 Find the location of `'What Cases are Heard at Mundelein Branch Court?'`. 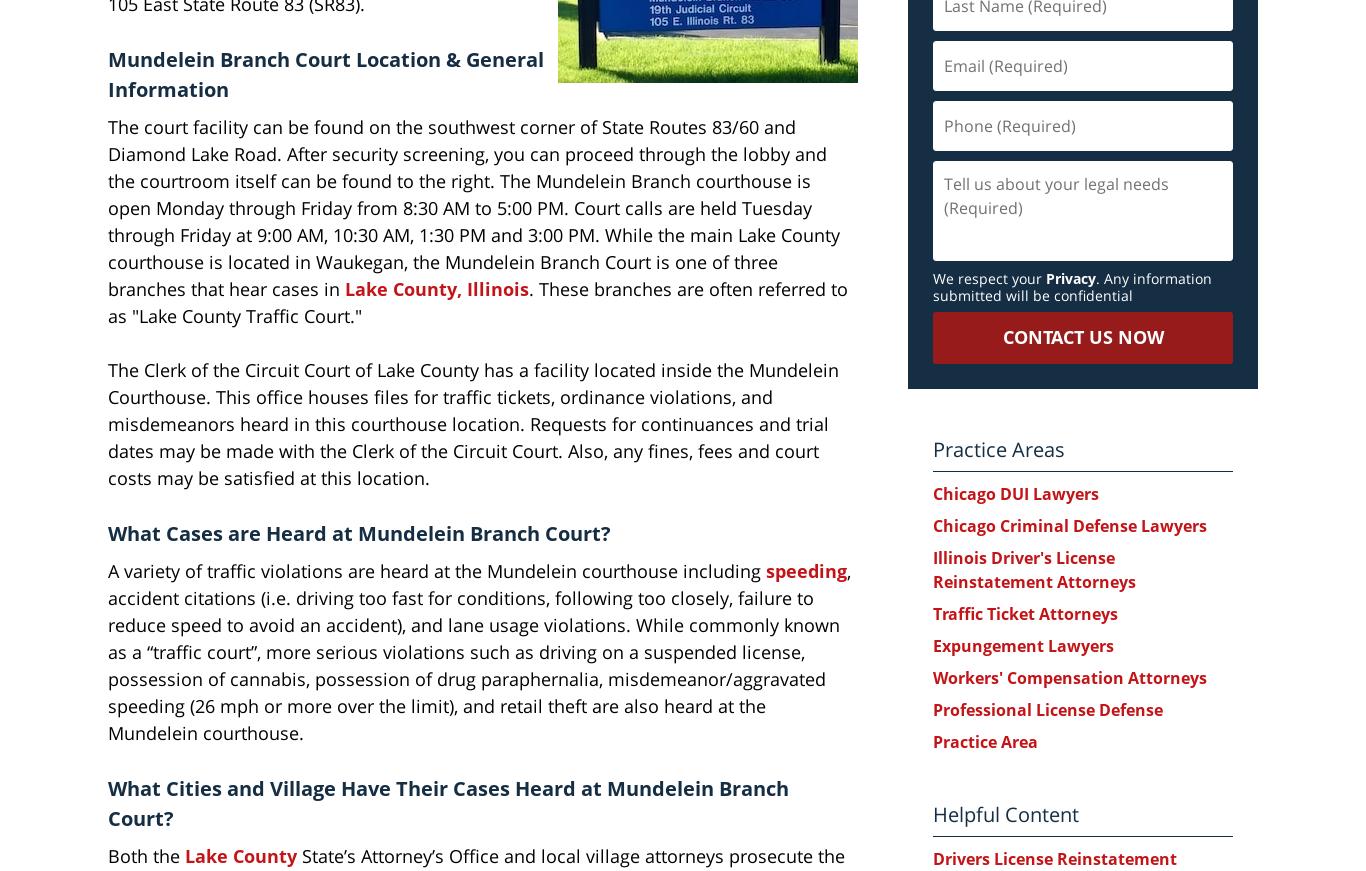

'What Cases are Heard at Mundelein Branch Court?' is located at coordinates (108, 532).